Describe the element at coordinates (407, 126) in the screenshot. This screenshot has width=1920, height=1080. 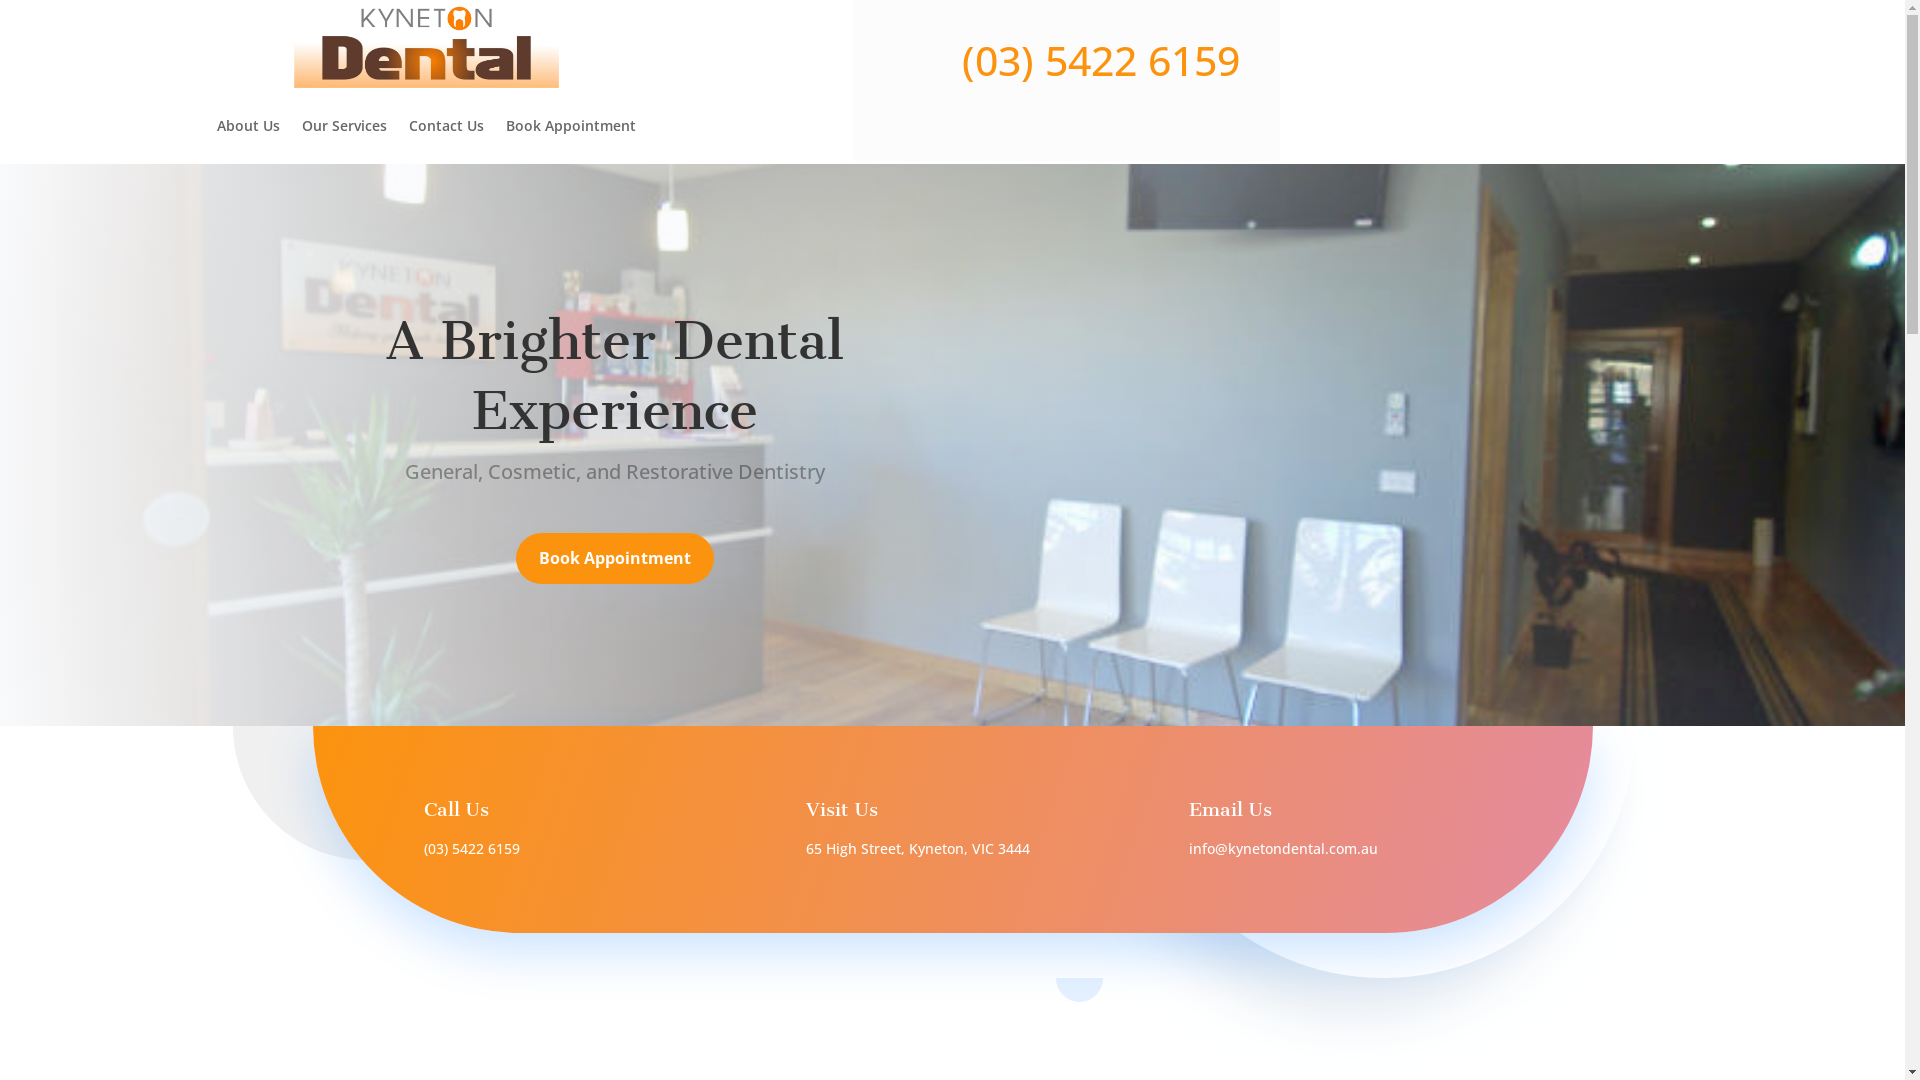
I see `'Contact Us'` at that location.